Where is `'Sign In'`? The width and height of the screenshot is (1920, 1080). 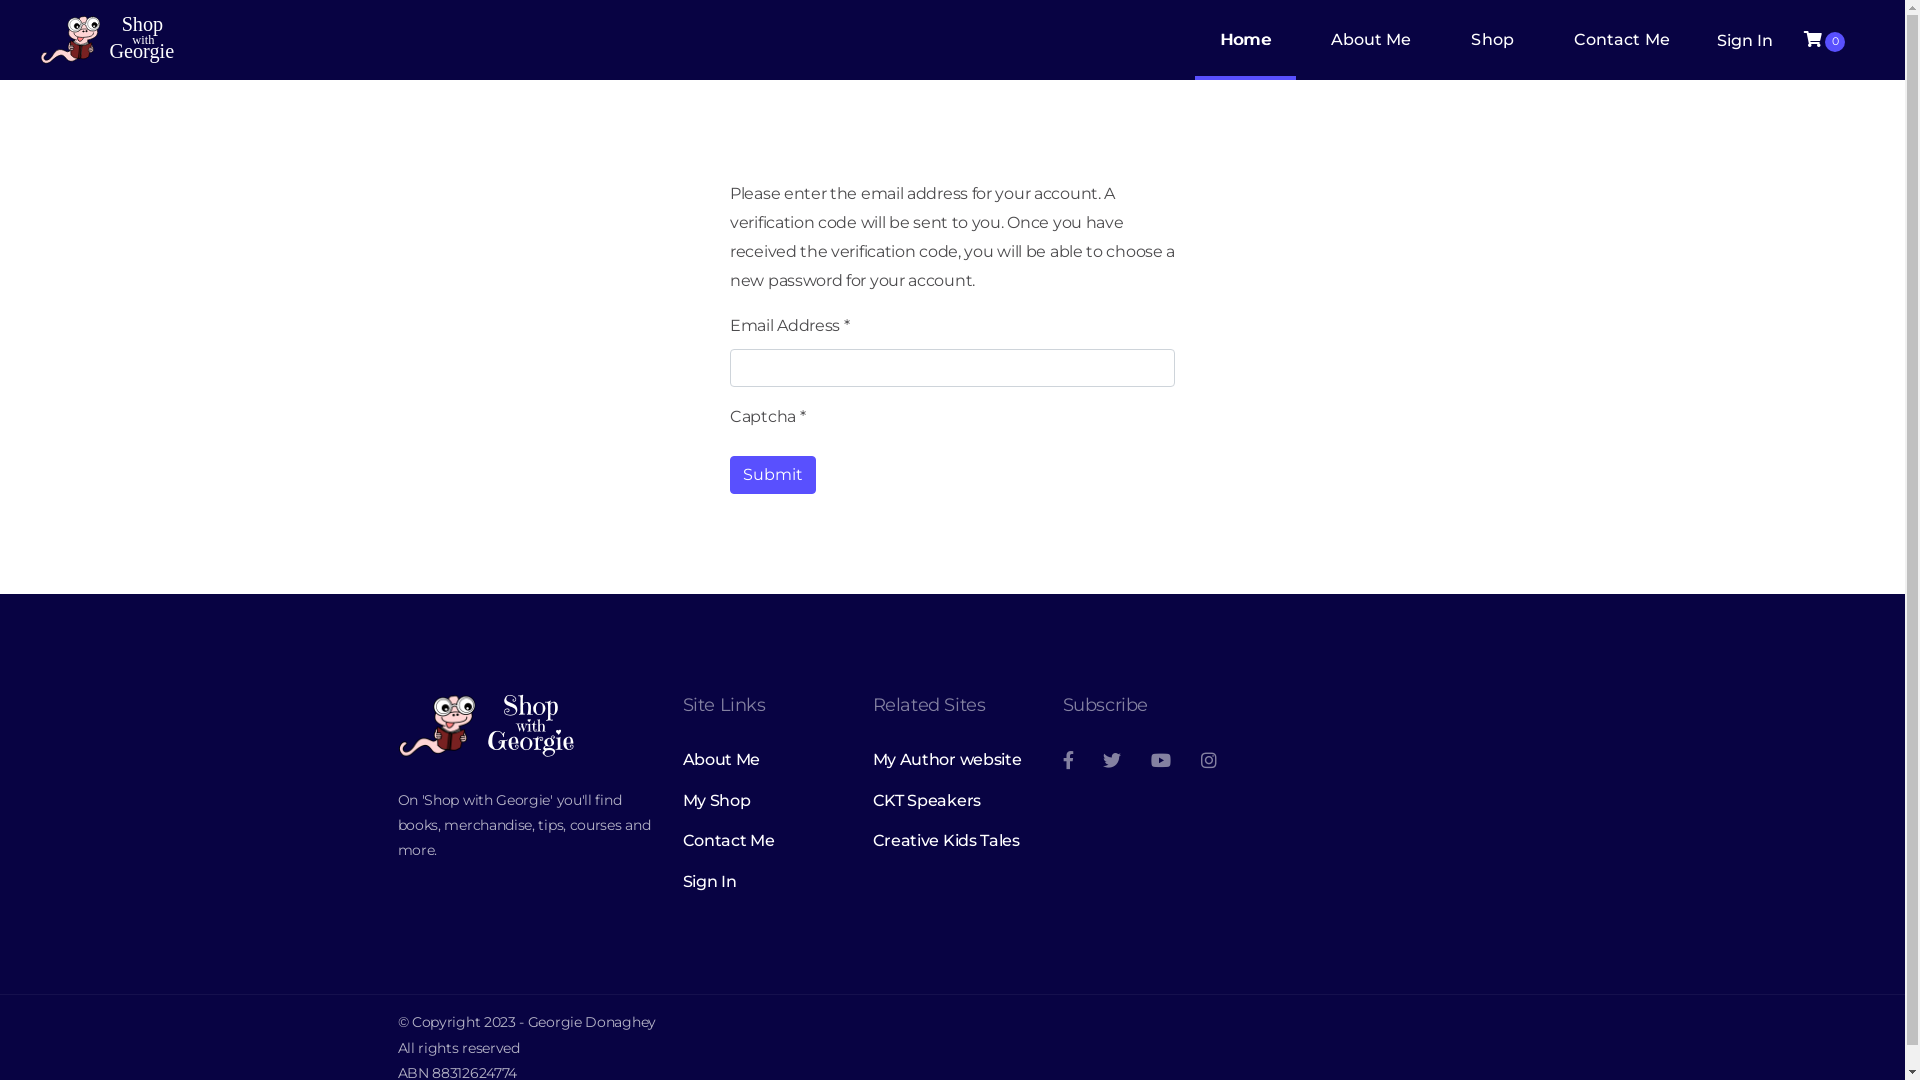
'Sign In' is located at coordinates (761, 881).